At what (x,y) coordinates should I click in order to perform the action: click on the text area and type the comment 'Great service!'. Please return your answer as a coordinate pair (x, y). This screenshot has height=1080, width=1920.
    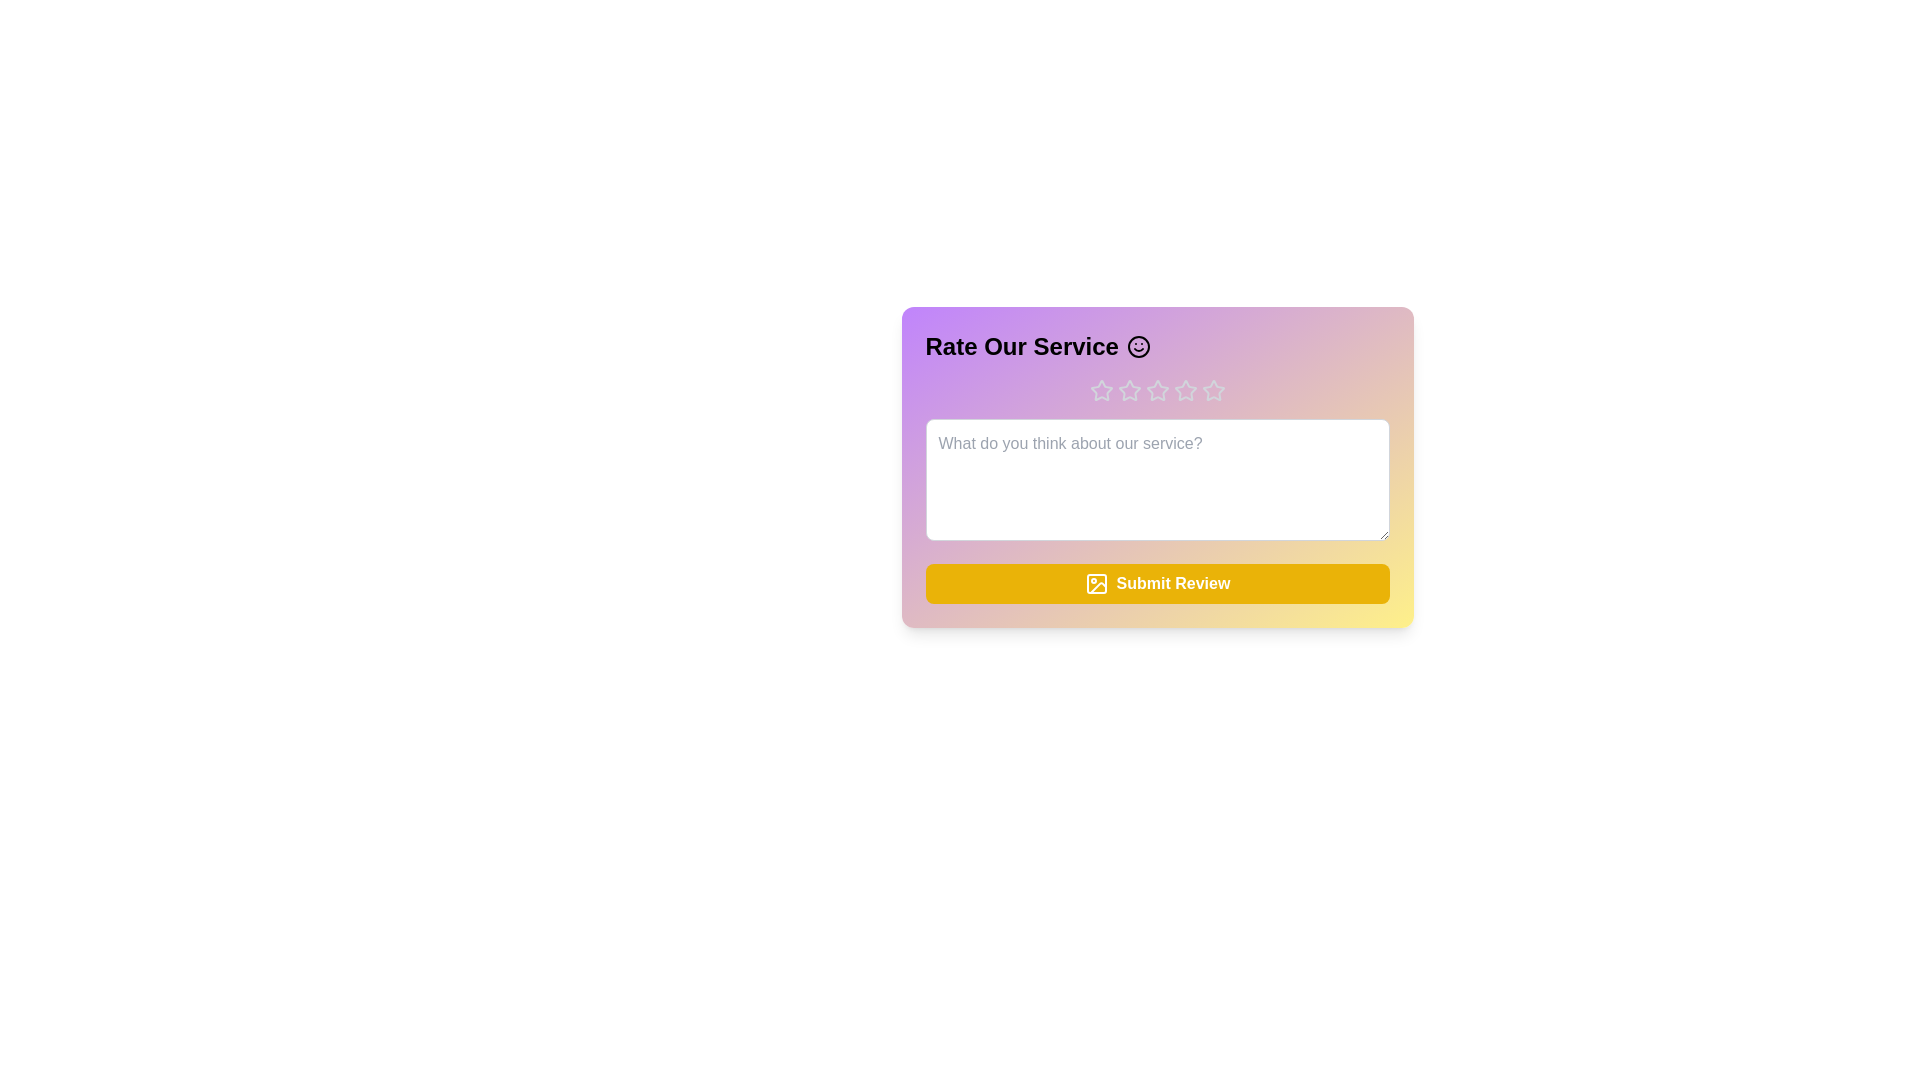
    Looking at the image, I should click on (1157, 479).